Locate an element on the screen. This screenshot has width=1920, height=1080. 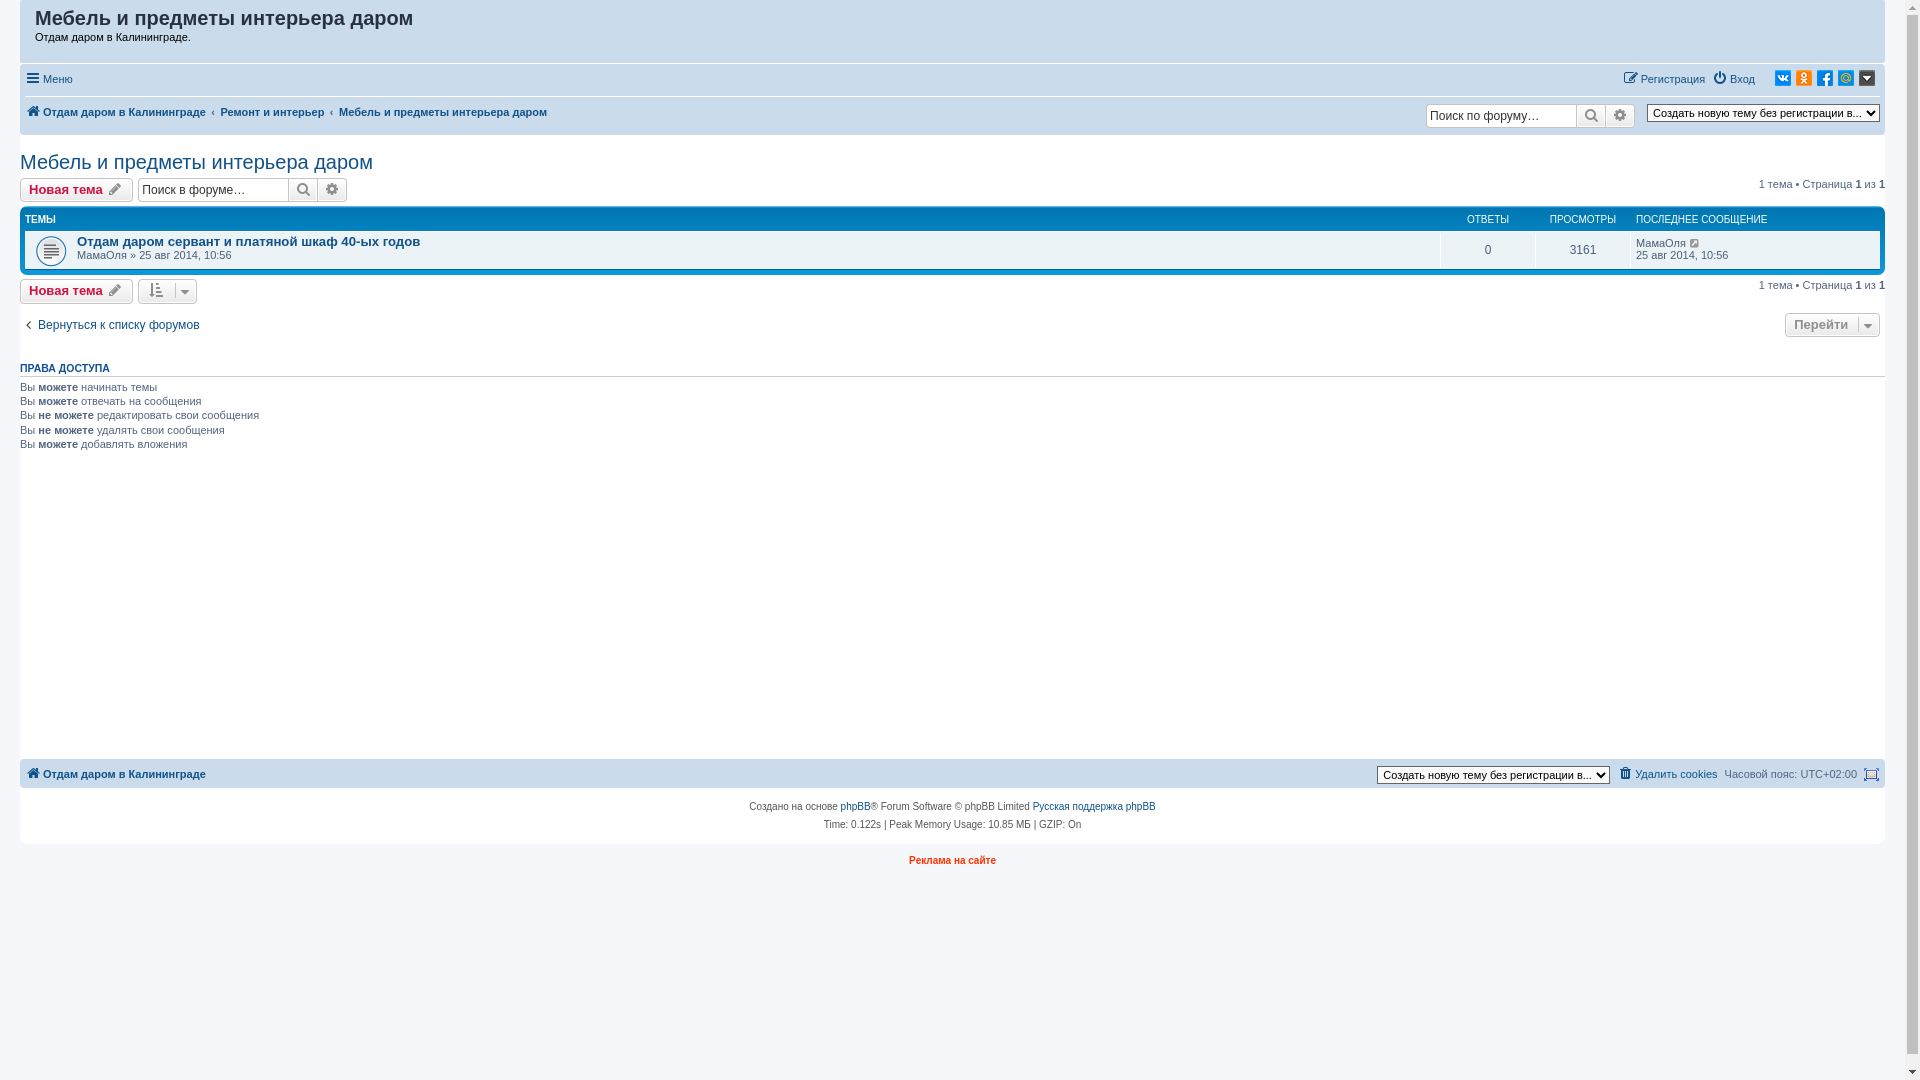
'Facebook' is located at coordinates (1824, 76).